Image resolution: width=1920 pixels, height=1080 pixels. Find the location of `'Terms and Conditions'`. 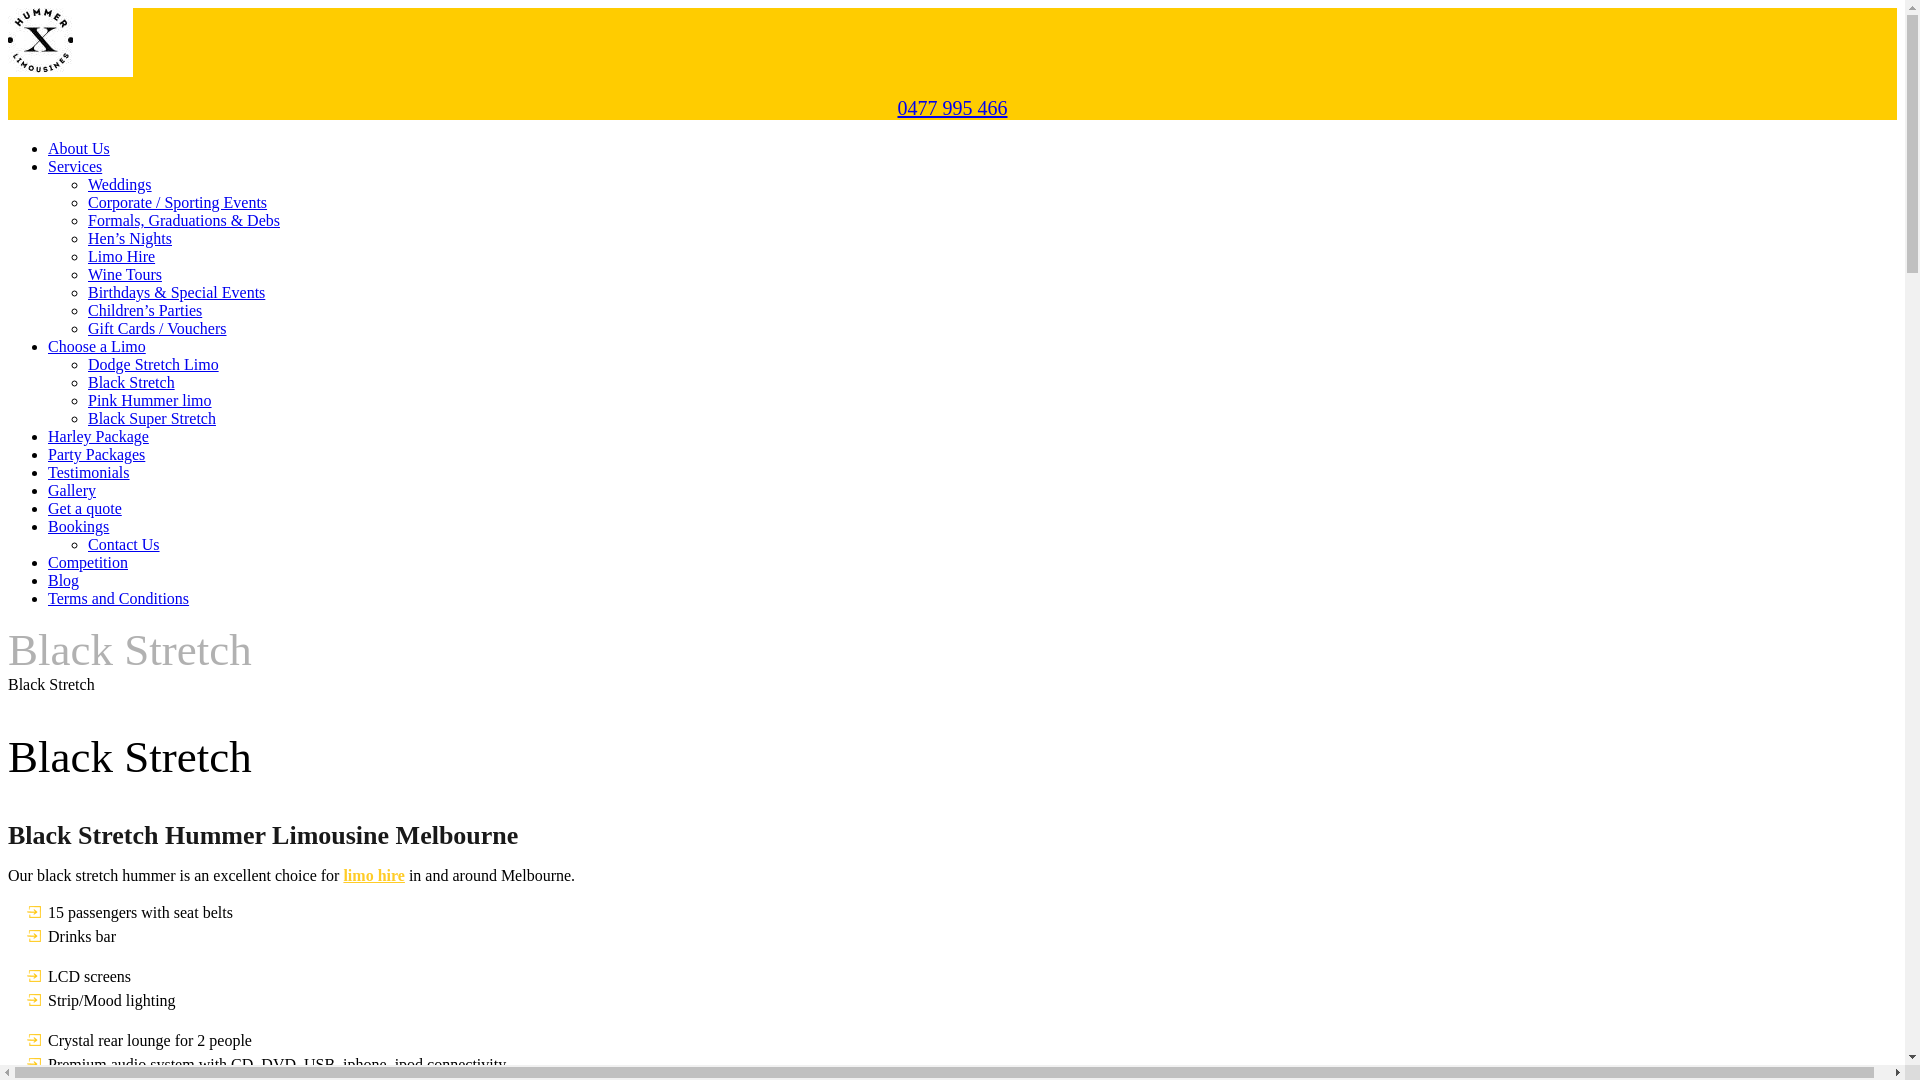

'Terms and Conditions' is located at coordinates (48, 597).